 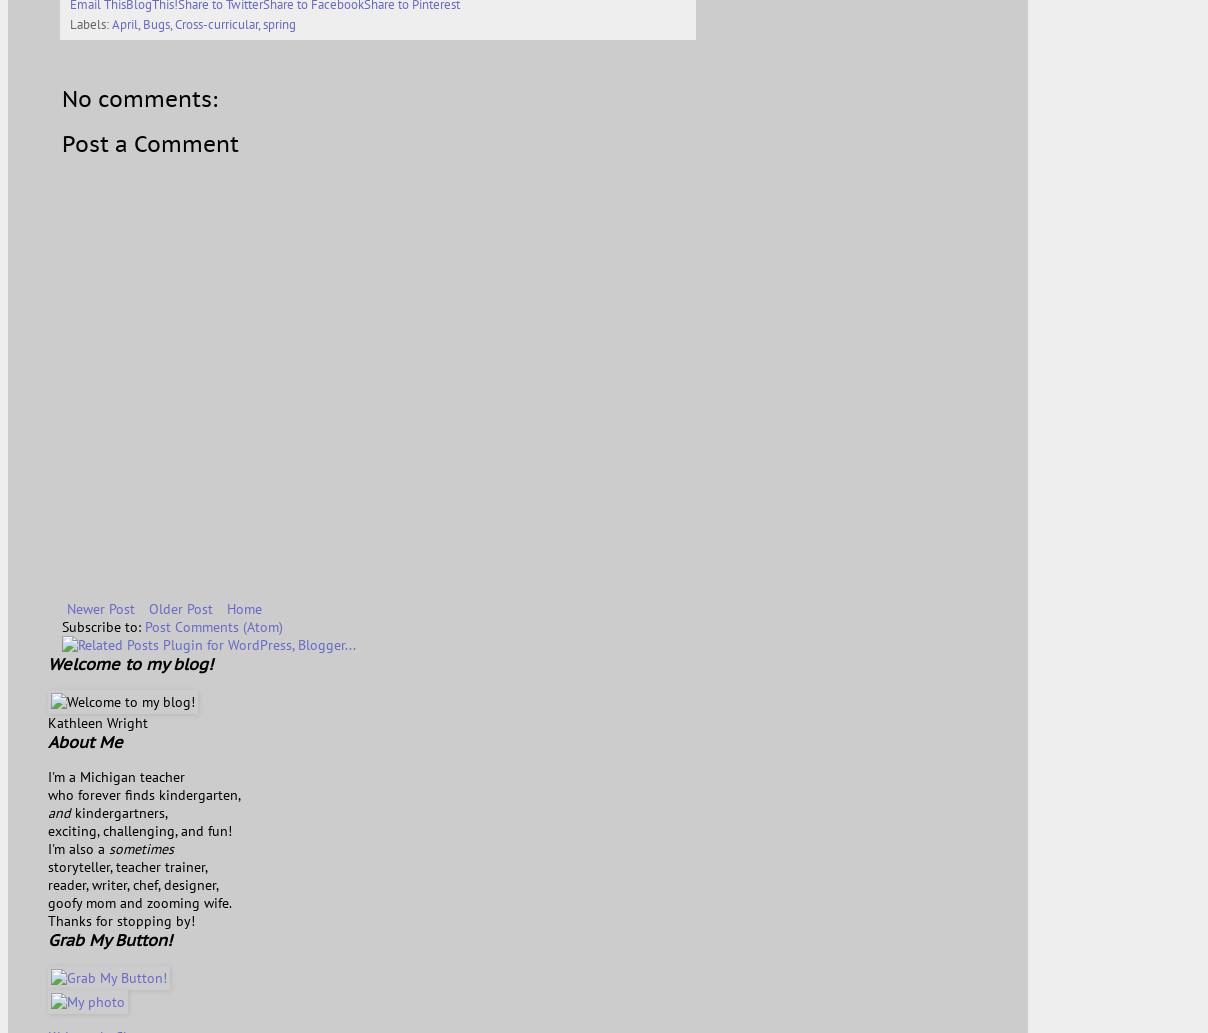 I want to click on 'goofy mom and zooming wife.', so click(x=139, y=901).